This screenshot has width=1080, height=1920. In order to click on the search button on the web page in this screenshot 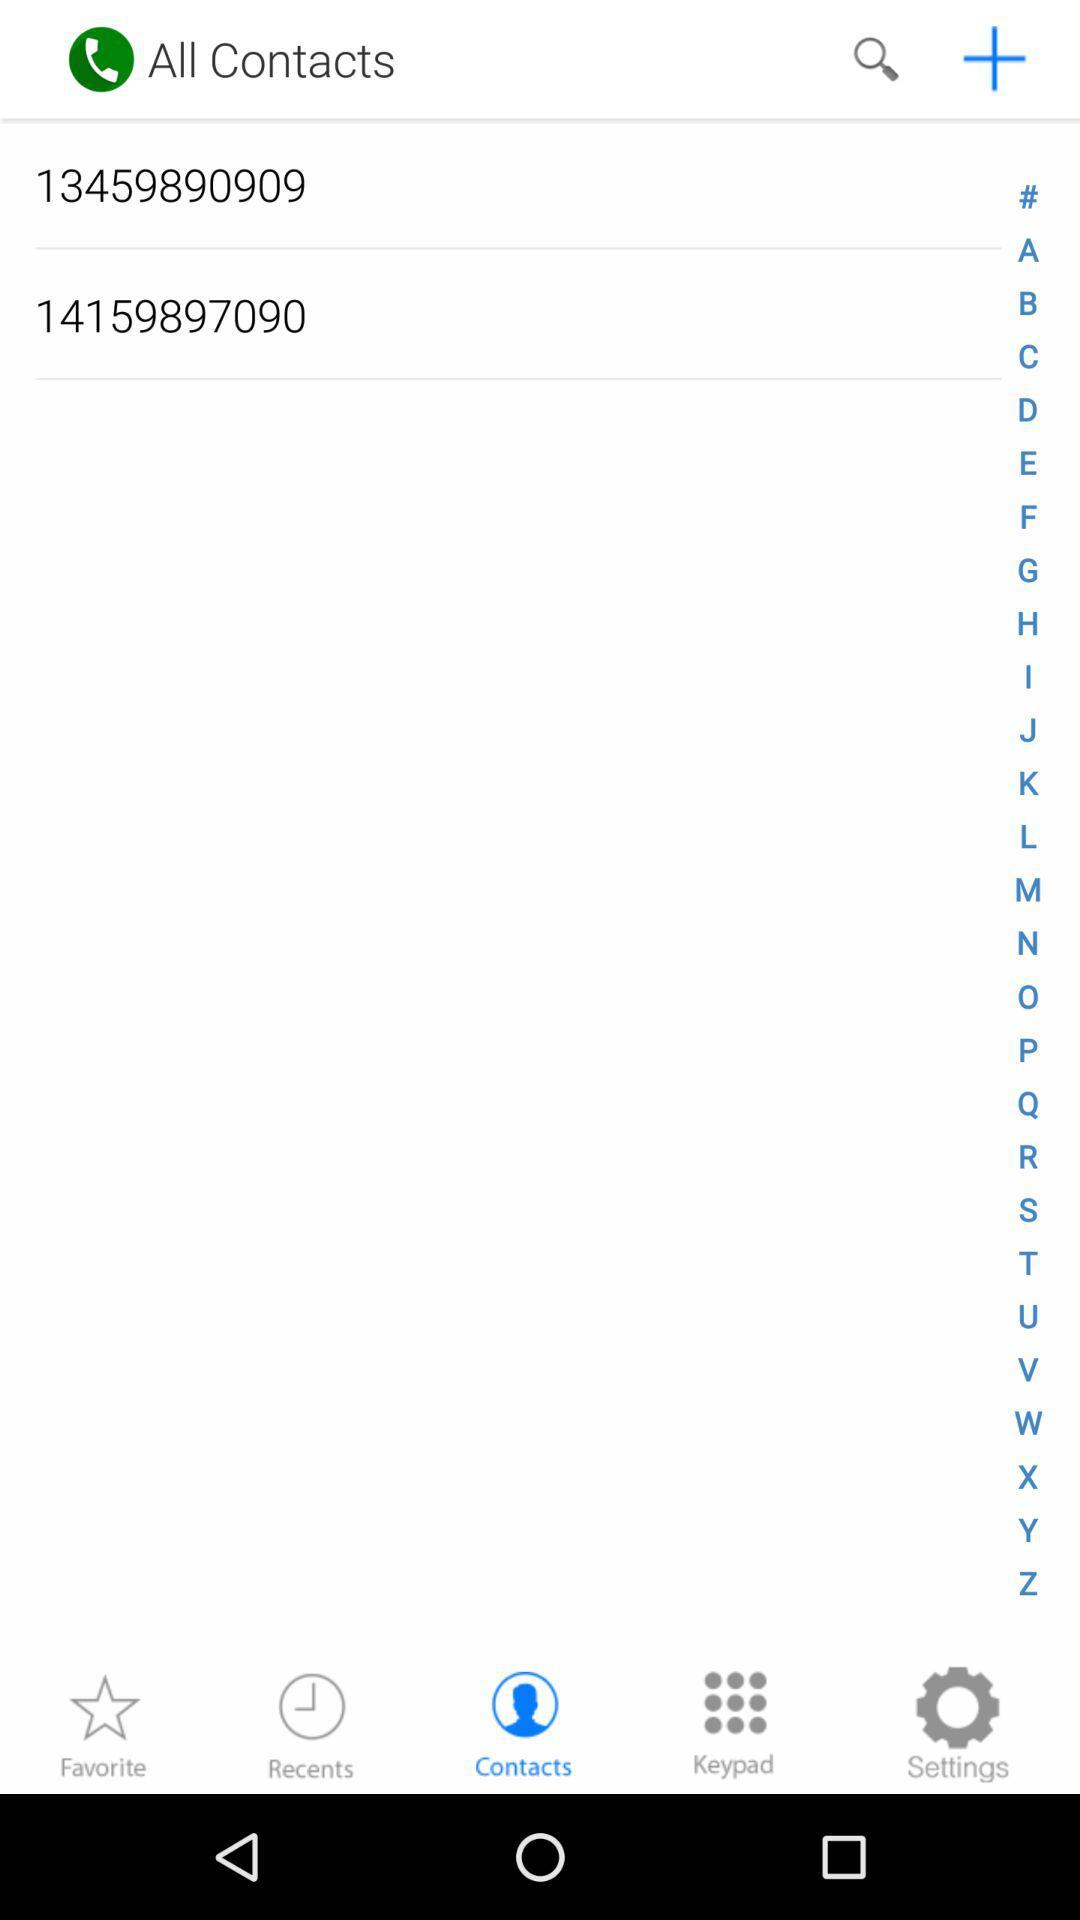, I will do `click(874, 58)`.